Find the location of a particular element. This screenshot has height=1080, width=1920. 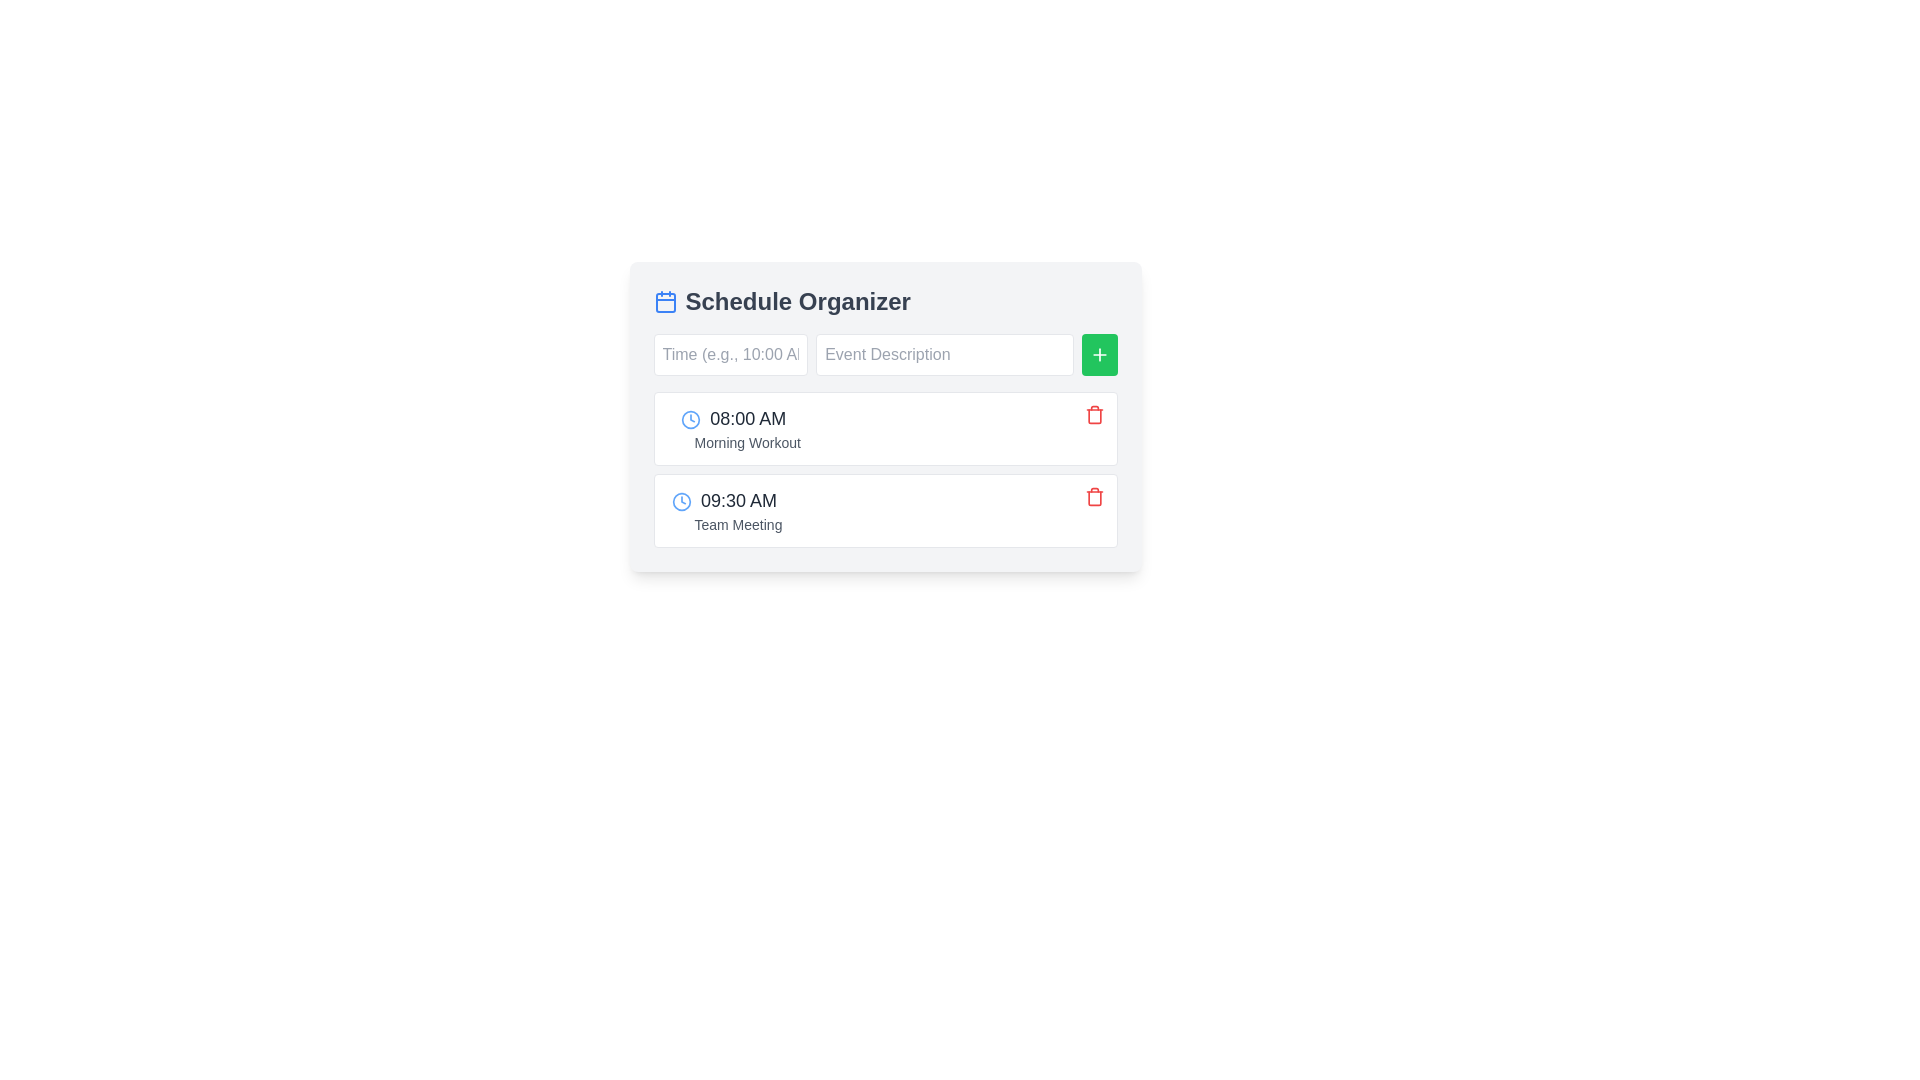

the calendar icon element, which is a rounded rectangle with a blue outline and markings for days or events, located in the top-left section of the Schedule Organizer widget is located at coordinates (665, 303).